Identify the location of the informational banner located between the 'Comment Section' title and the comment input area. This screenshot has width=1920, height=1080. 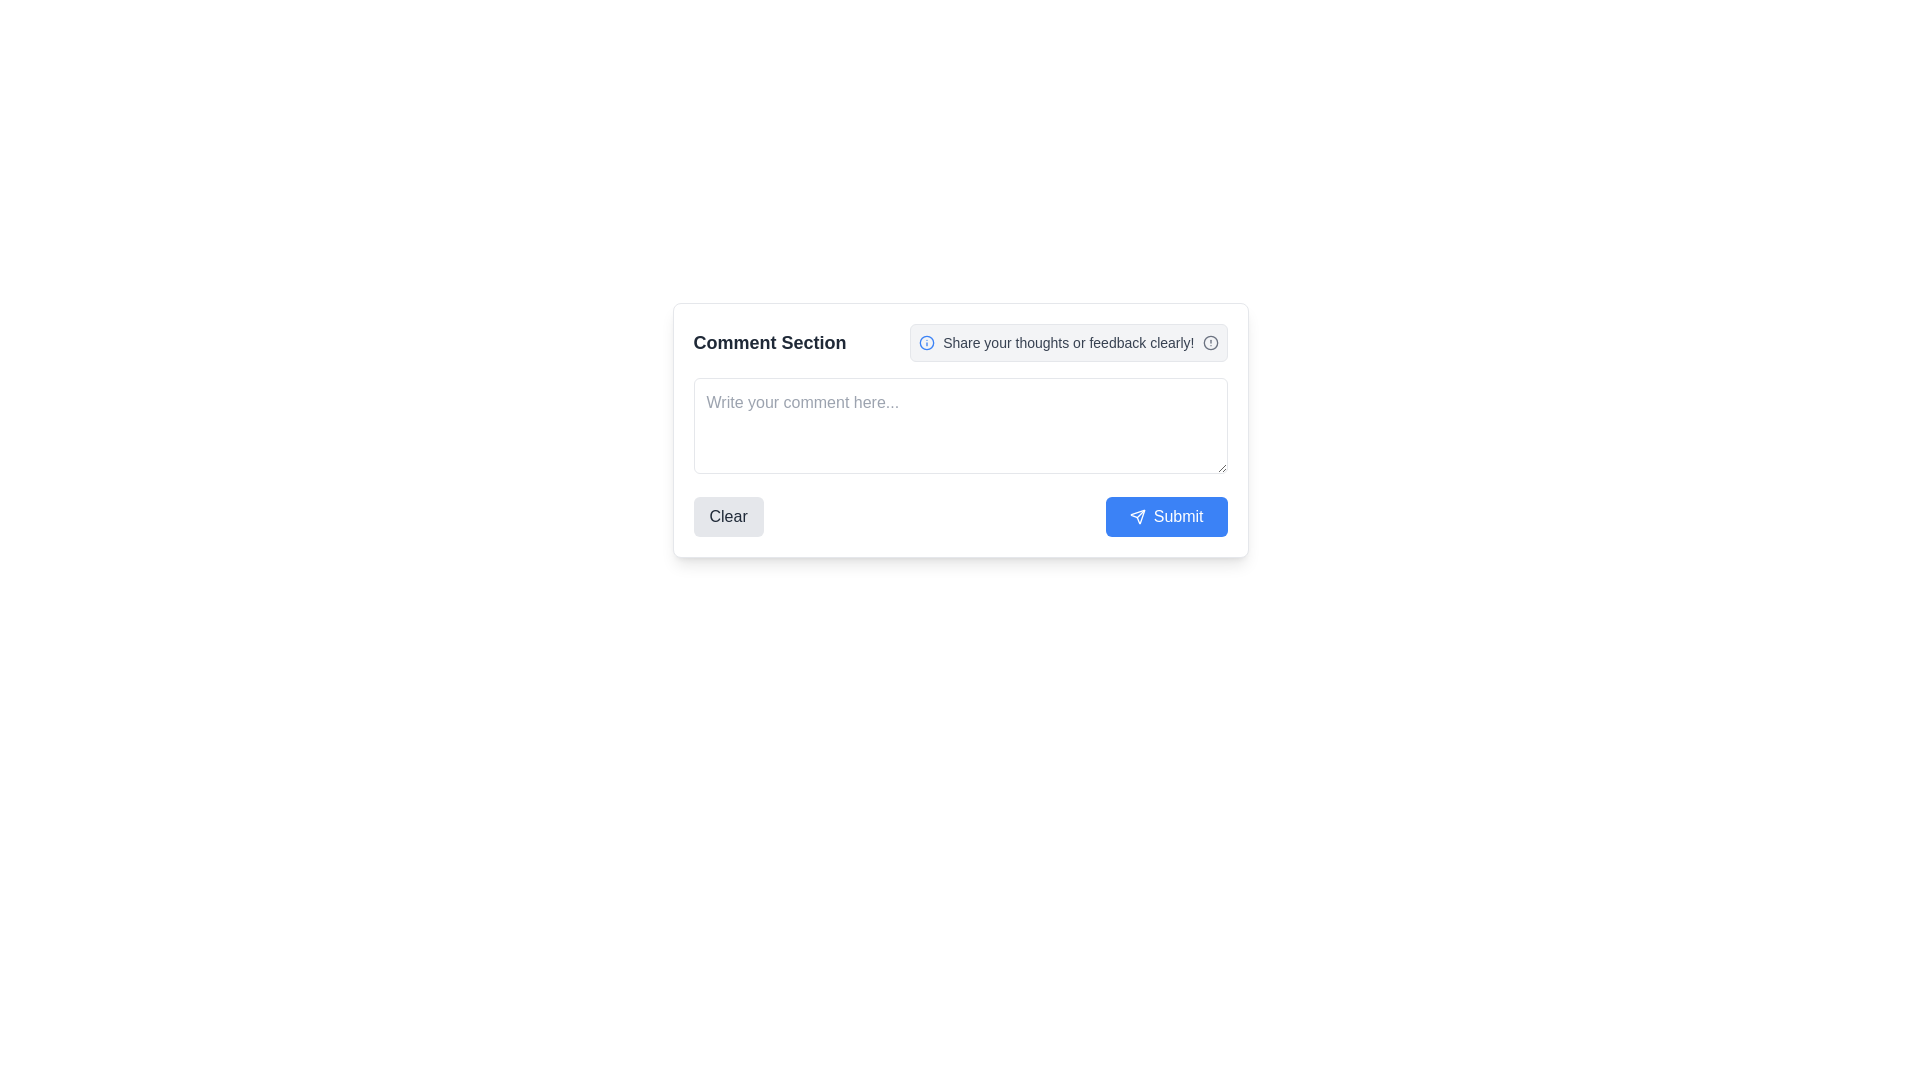
(1067, 342).